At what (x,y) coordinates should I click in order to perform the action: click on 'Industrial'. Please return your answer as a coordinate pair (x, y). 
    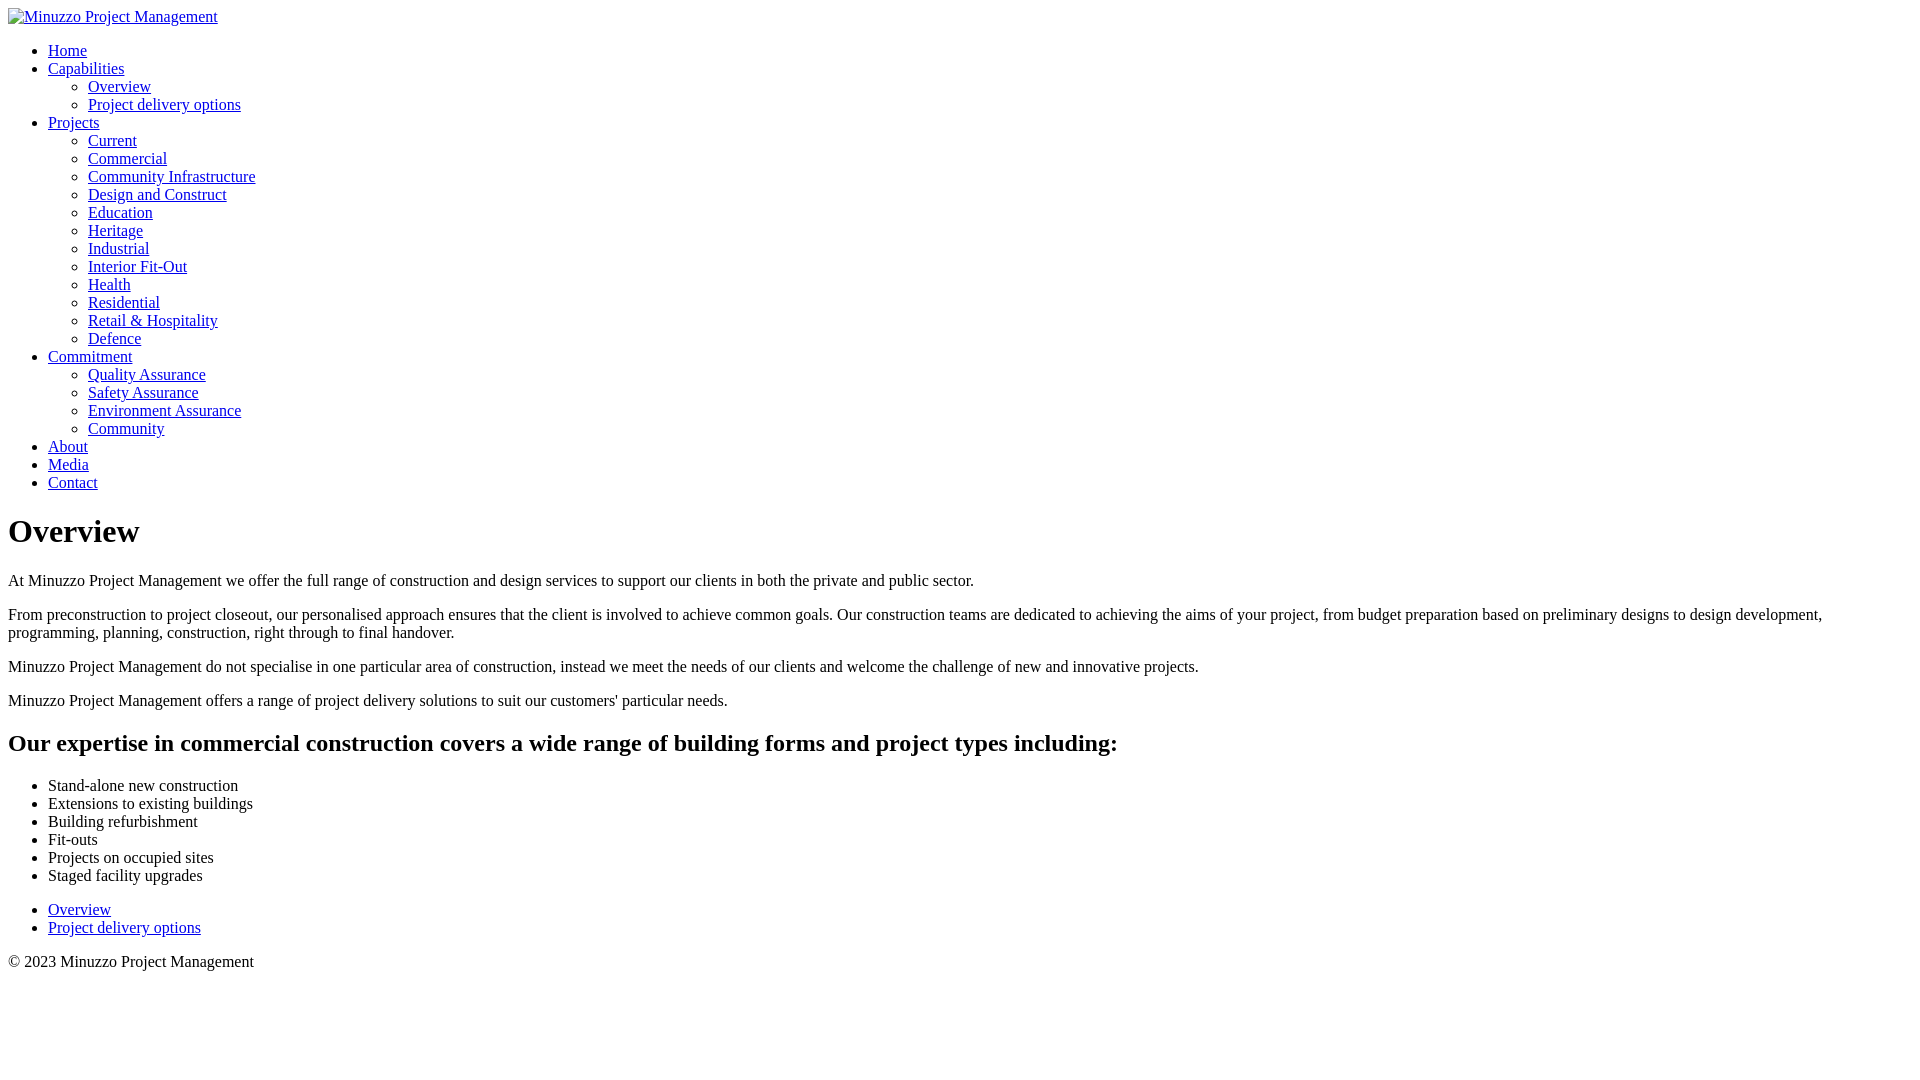
    Looking at the image, I should click on (117, 247).